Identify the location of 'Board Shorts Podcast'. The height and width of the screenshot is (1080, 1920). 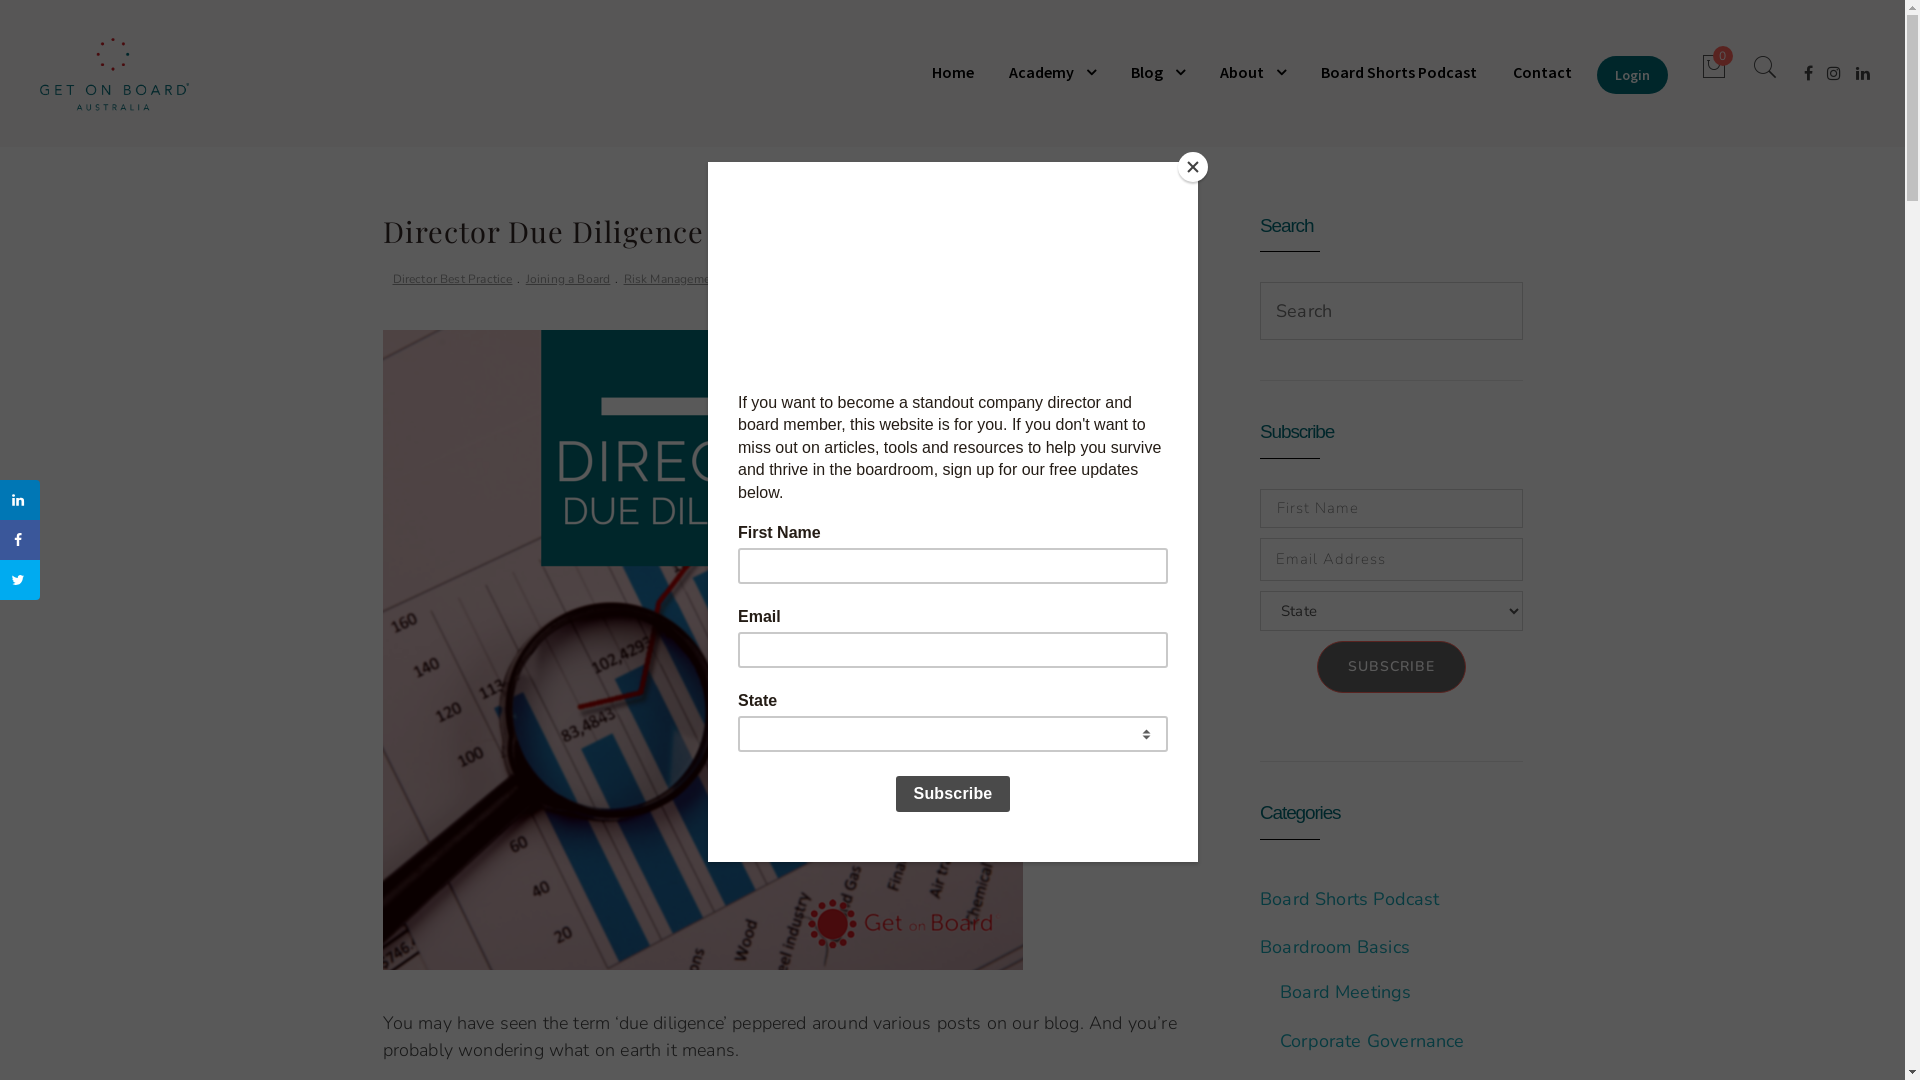
(1349, 897).